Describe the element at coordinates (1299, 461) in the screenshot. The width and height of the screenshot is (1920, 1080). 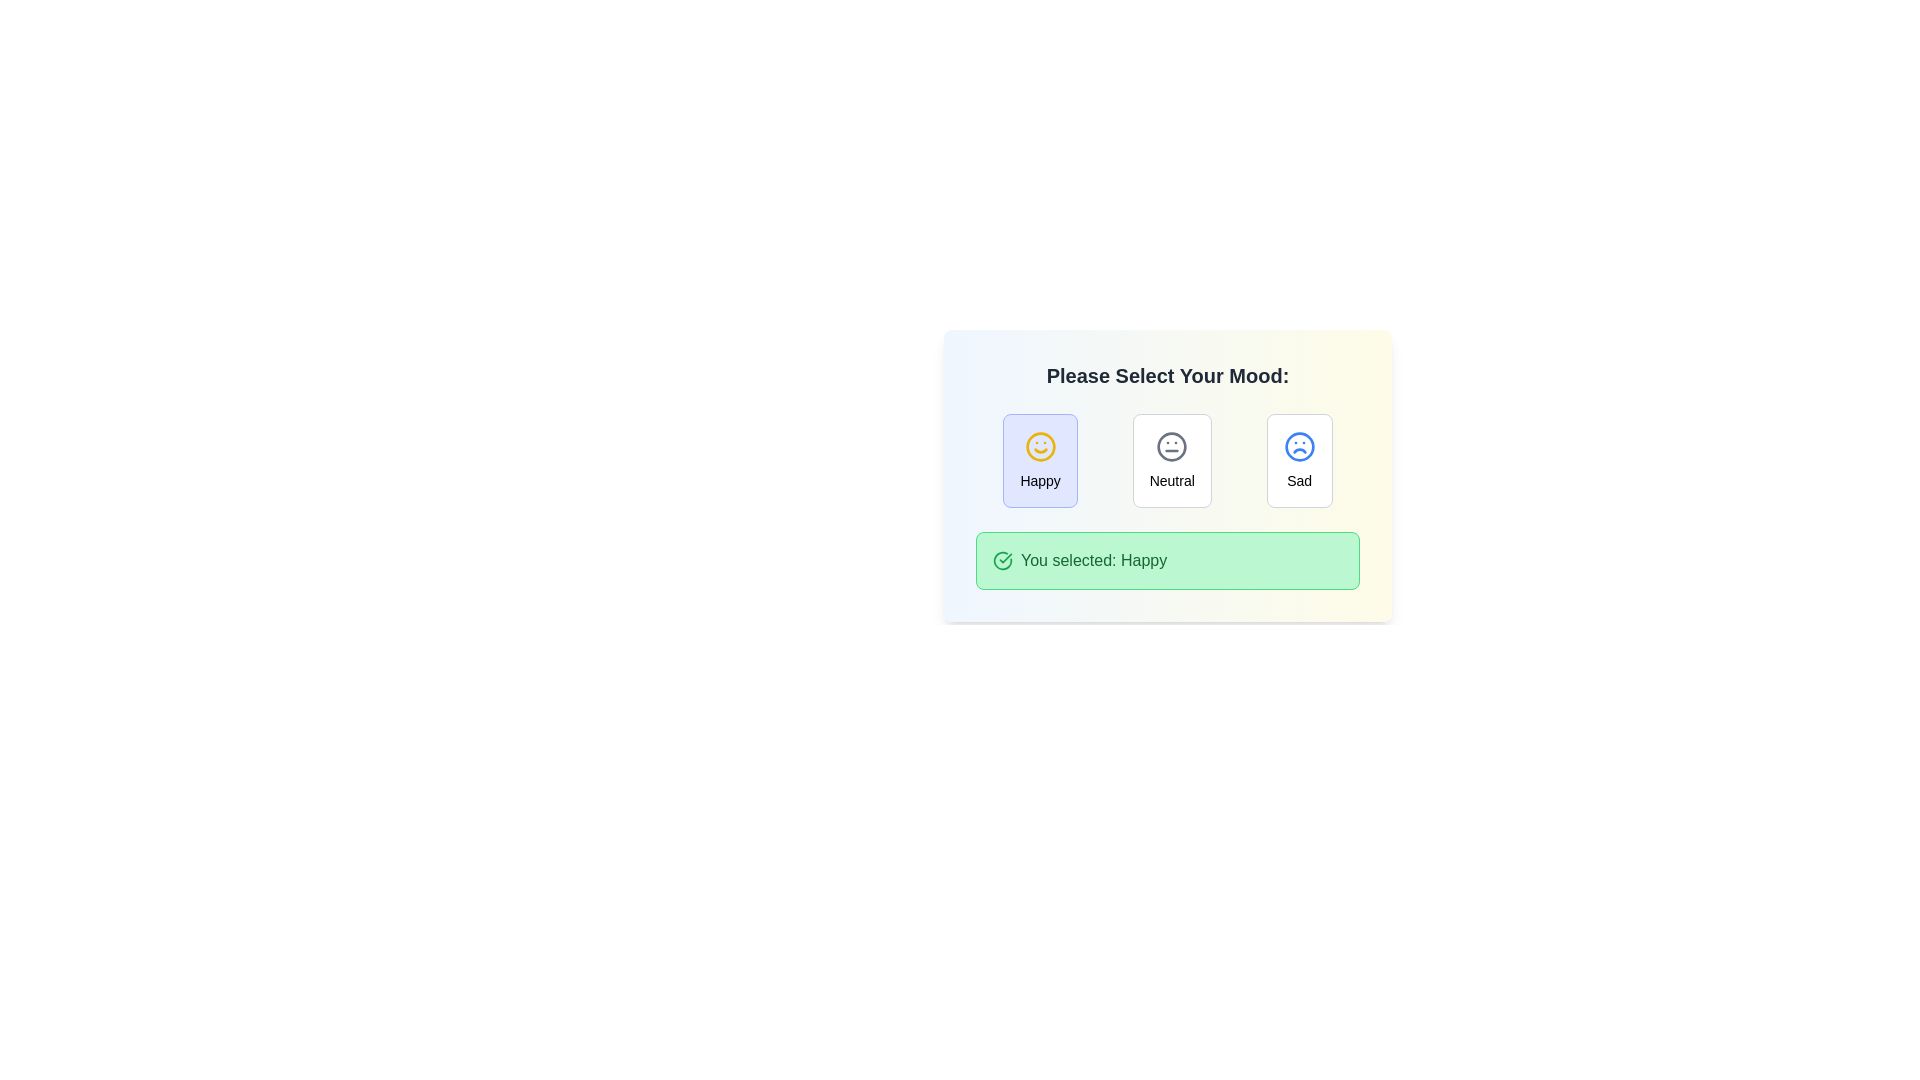
I see `the rounded rectangle button with a white background and gray border that contains a blue sad face icon and the text 'Sad'` at that location.